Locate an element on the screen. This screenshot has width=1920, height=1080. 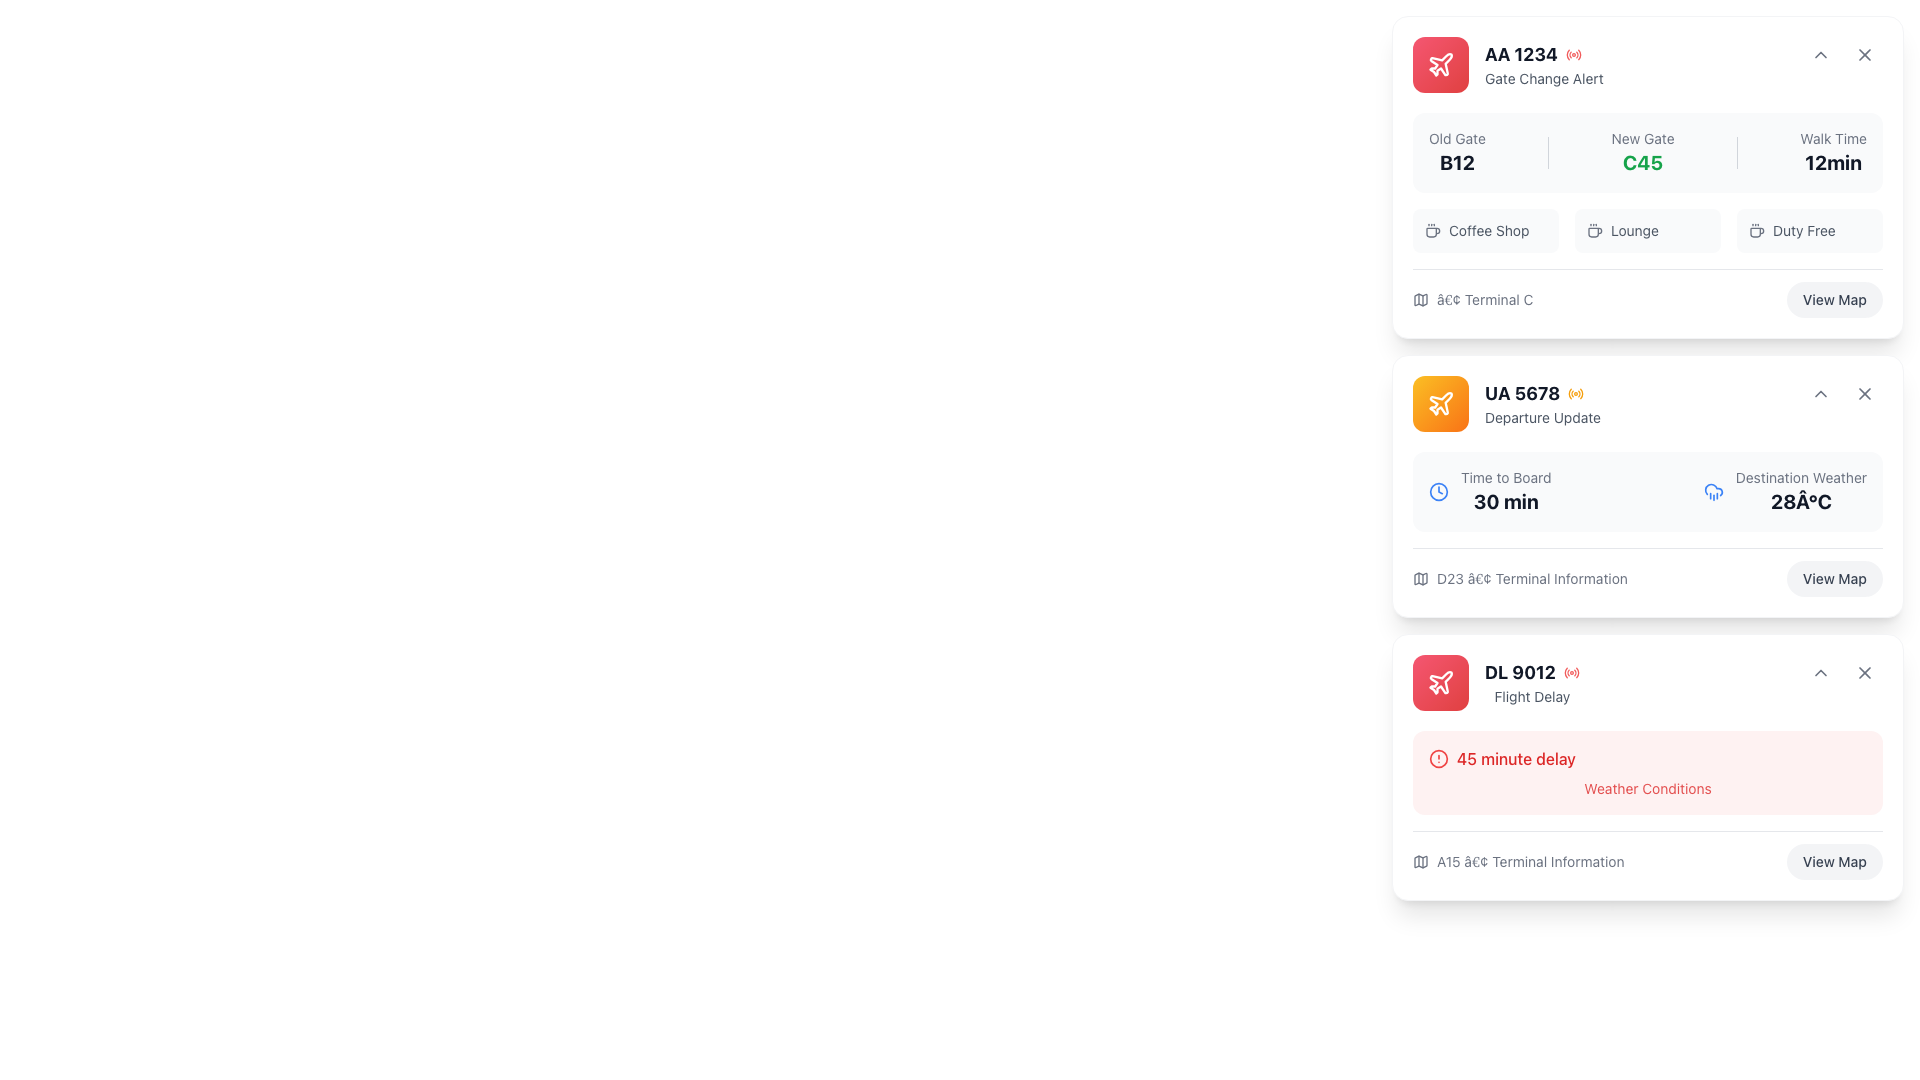
the upward-pointing chevron icon button located in the top-right corner of the 'DL 9012 - Flight Delay' card is located at coordinates (1820, 672).